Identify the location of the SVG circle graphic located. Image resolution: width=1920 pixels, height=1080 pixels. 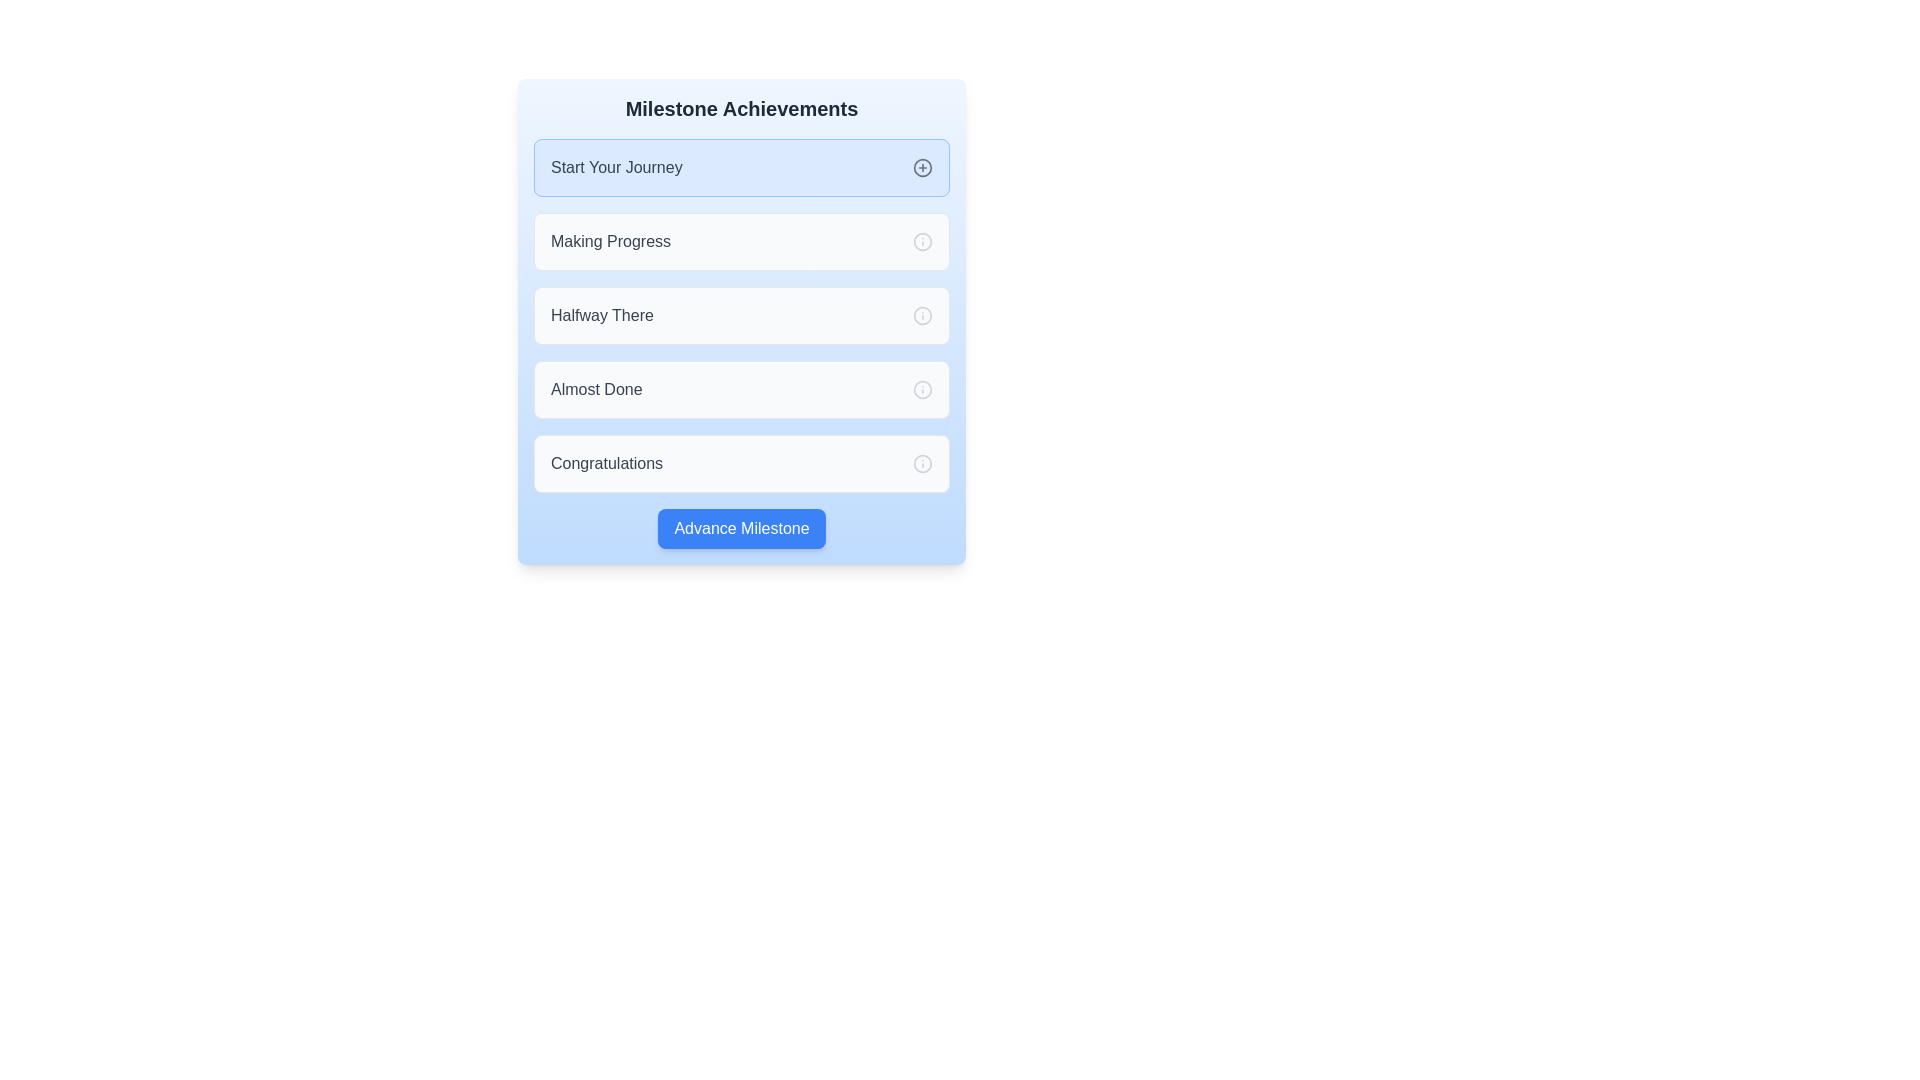
(921, 315).